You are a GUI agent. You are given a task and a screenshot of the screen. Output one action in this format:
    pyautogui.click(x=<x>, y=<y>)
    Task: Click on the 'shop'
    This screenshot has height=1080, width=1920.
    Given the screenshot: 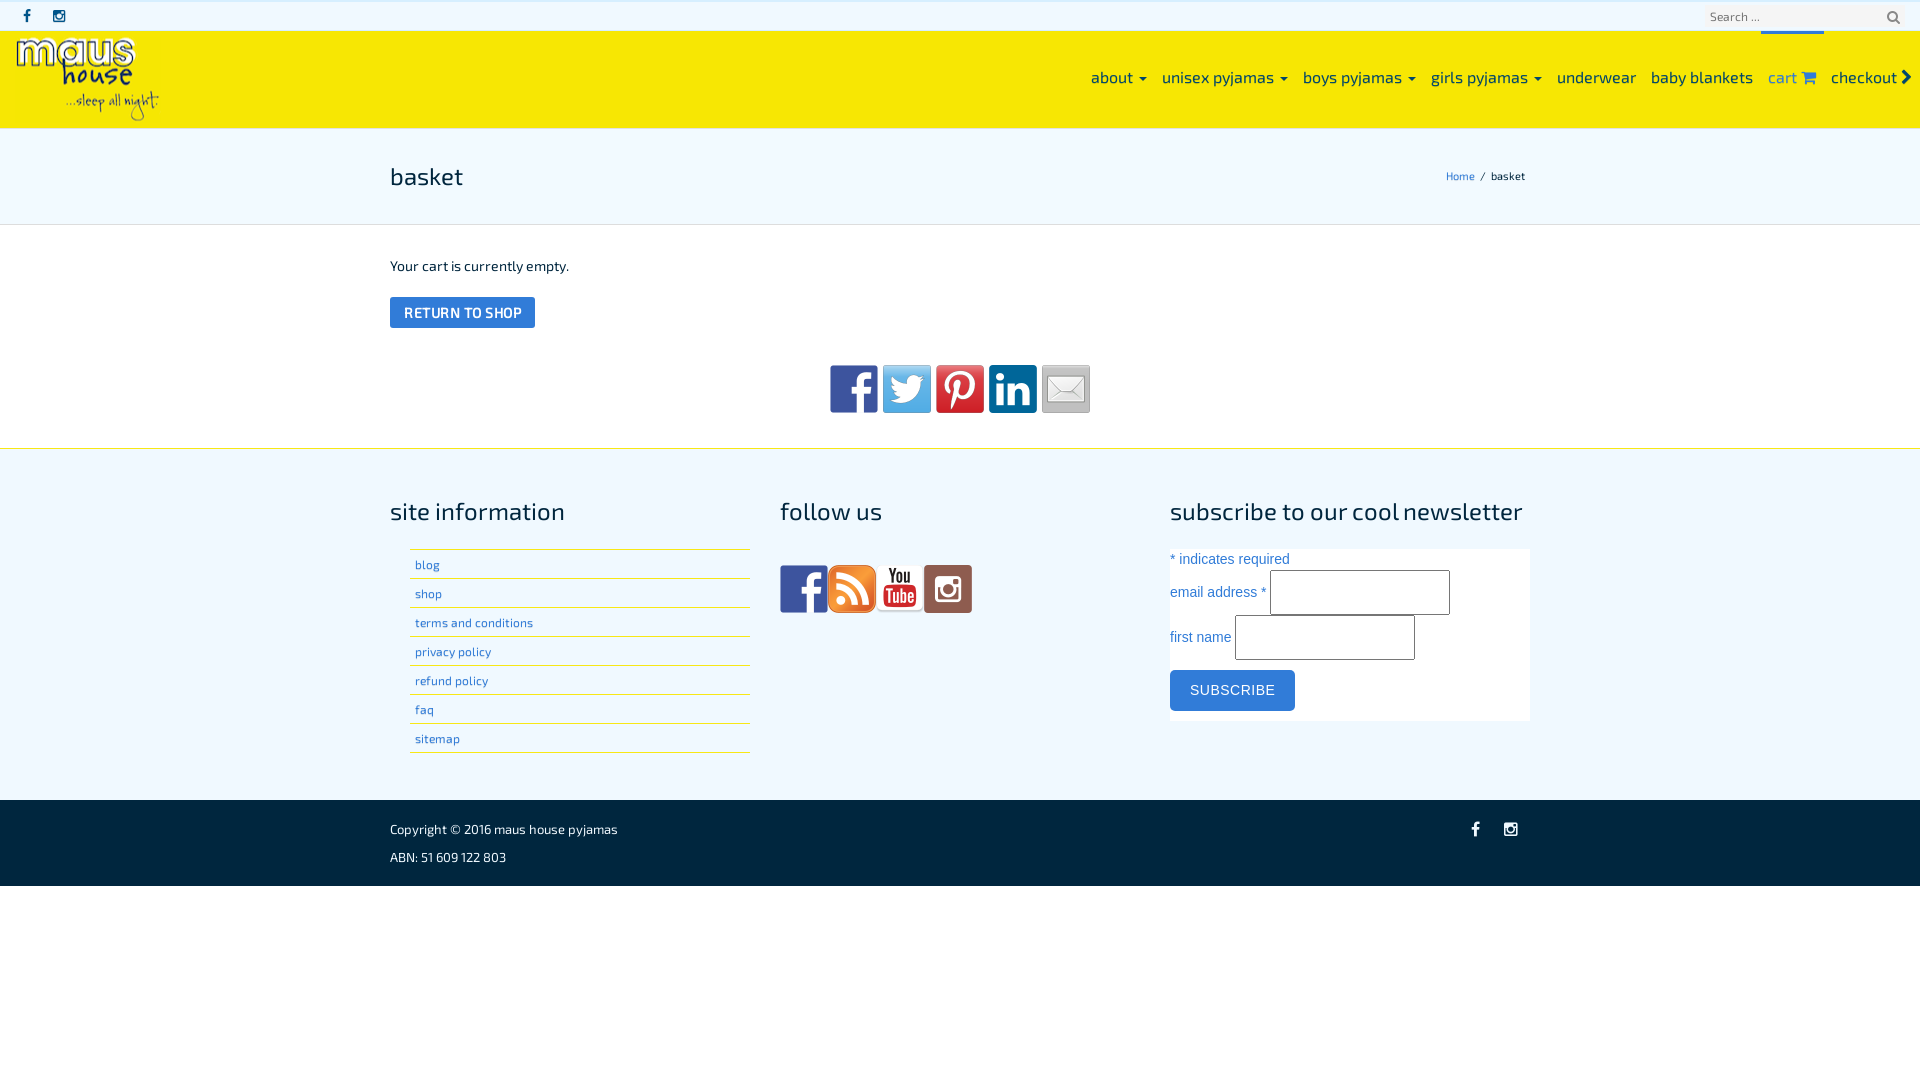 What is the action you would take?
    pyautogui.click(x=427, y=592)
    